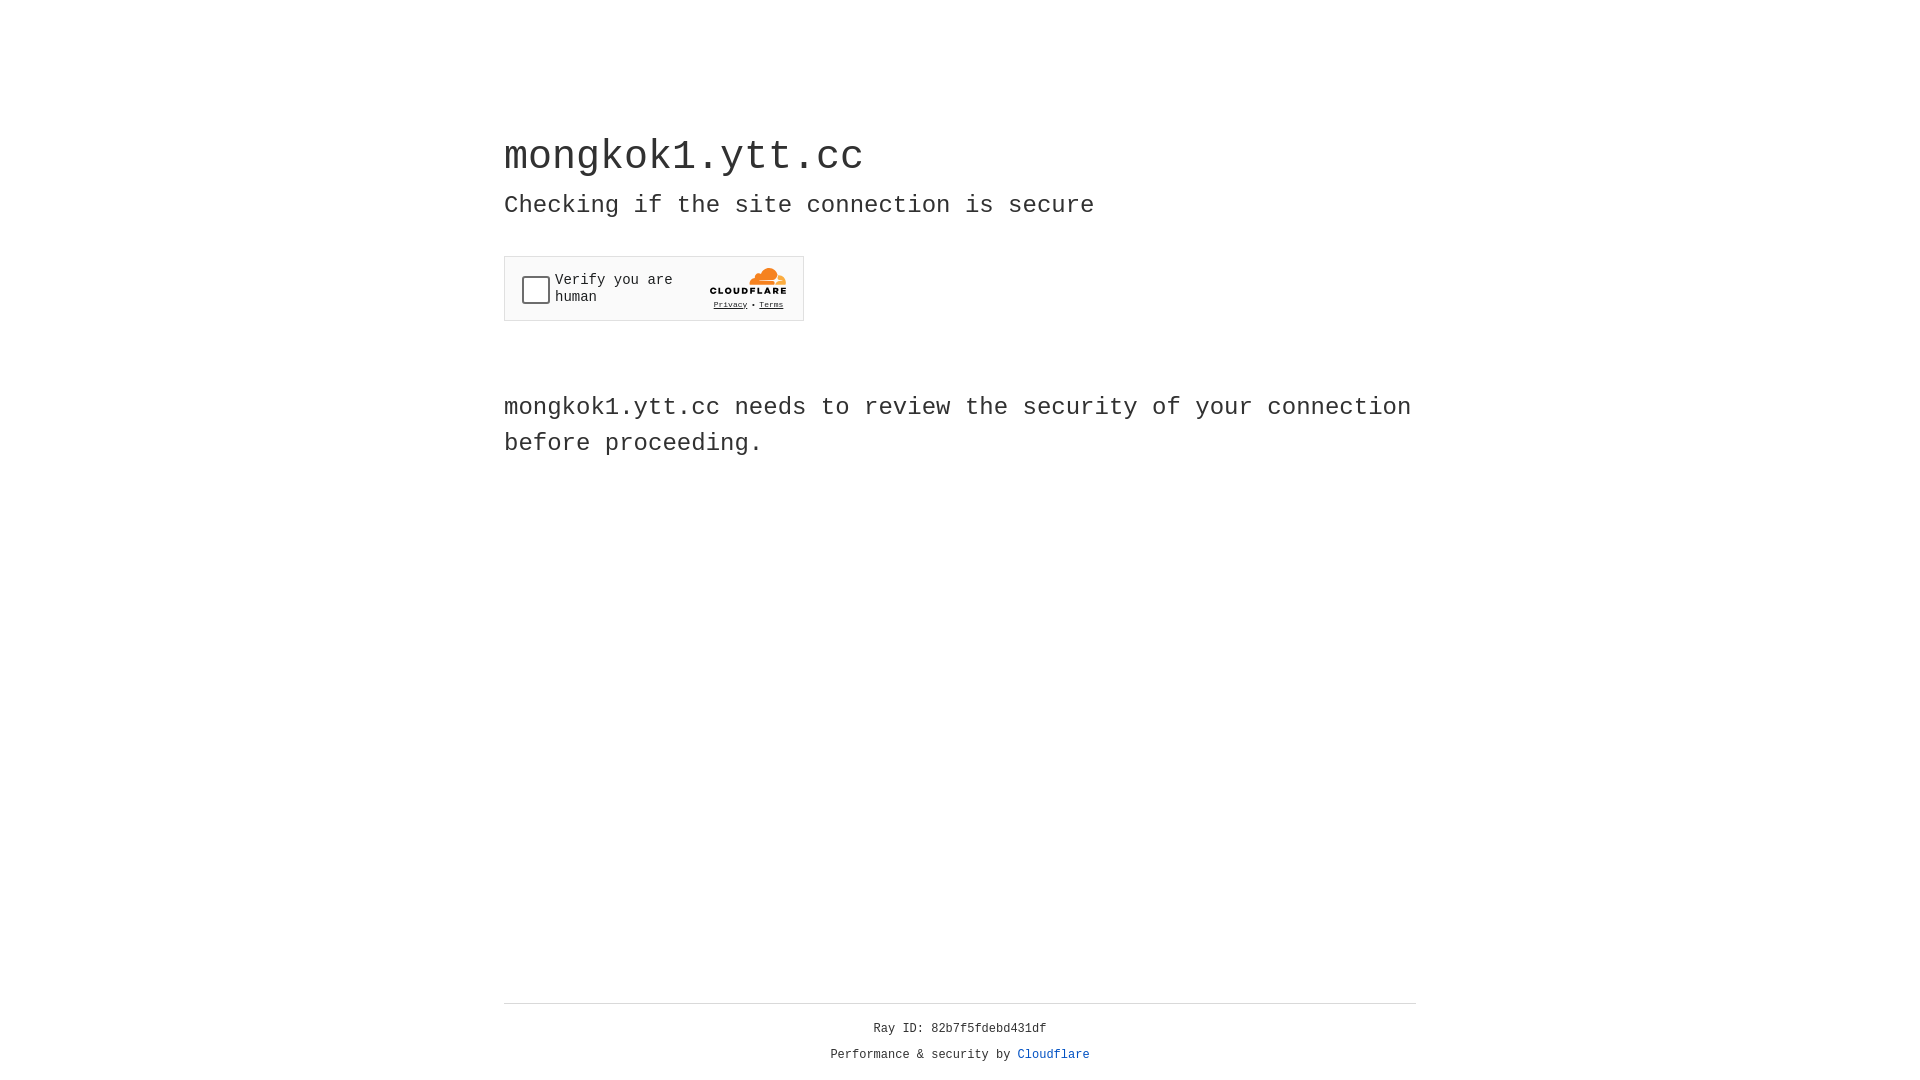 This screenshot has height=1080, width=1920. Describe the element at coordinates (653, 288) in the screenshot. I see `'Widget containing a Cloudflare security challenge'` at that location.